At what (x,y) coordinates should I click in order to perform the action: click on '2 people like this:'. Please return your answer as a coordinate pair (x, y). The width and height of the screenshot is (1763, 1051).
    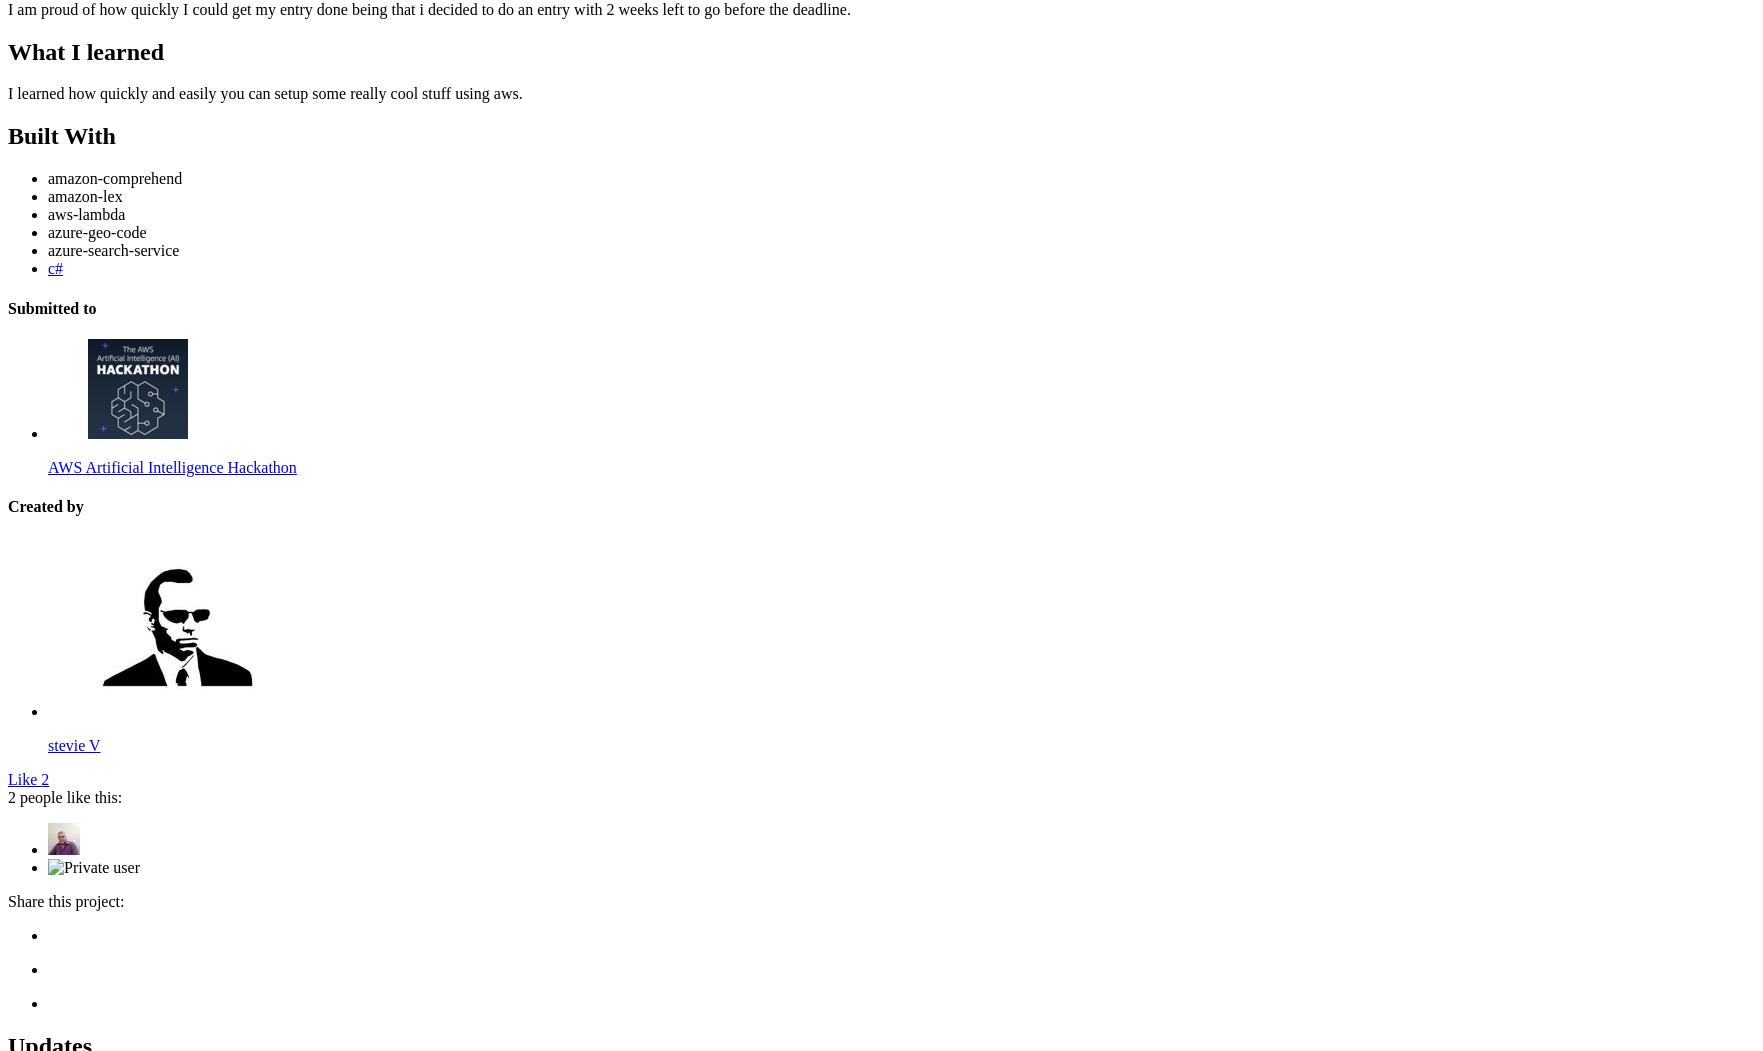
    Looking at the image, I should click on (65, 796).